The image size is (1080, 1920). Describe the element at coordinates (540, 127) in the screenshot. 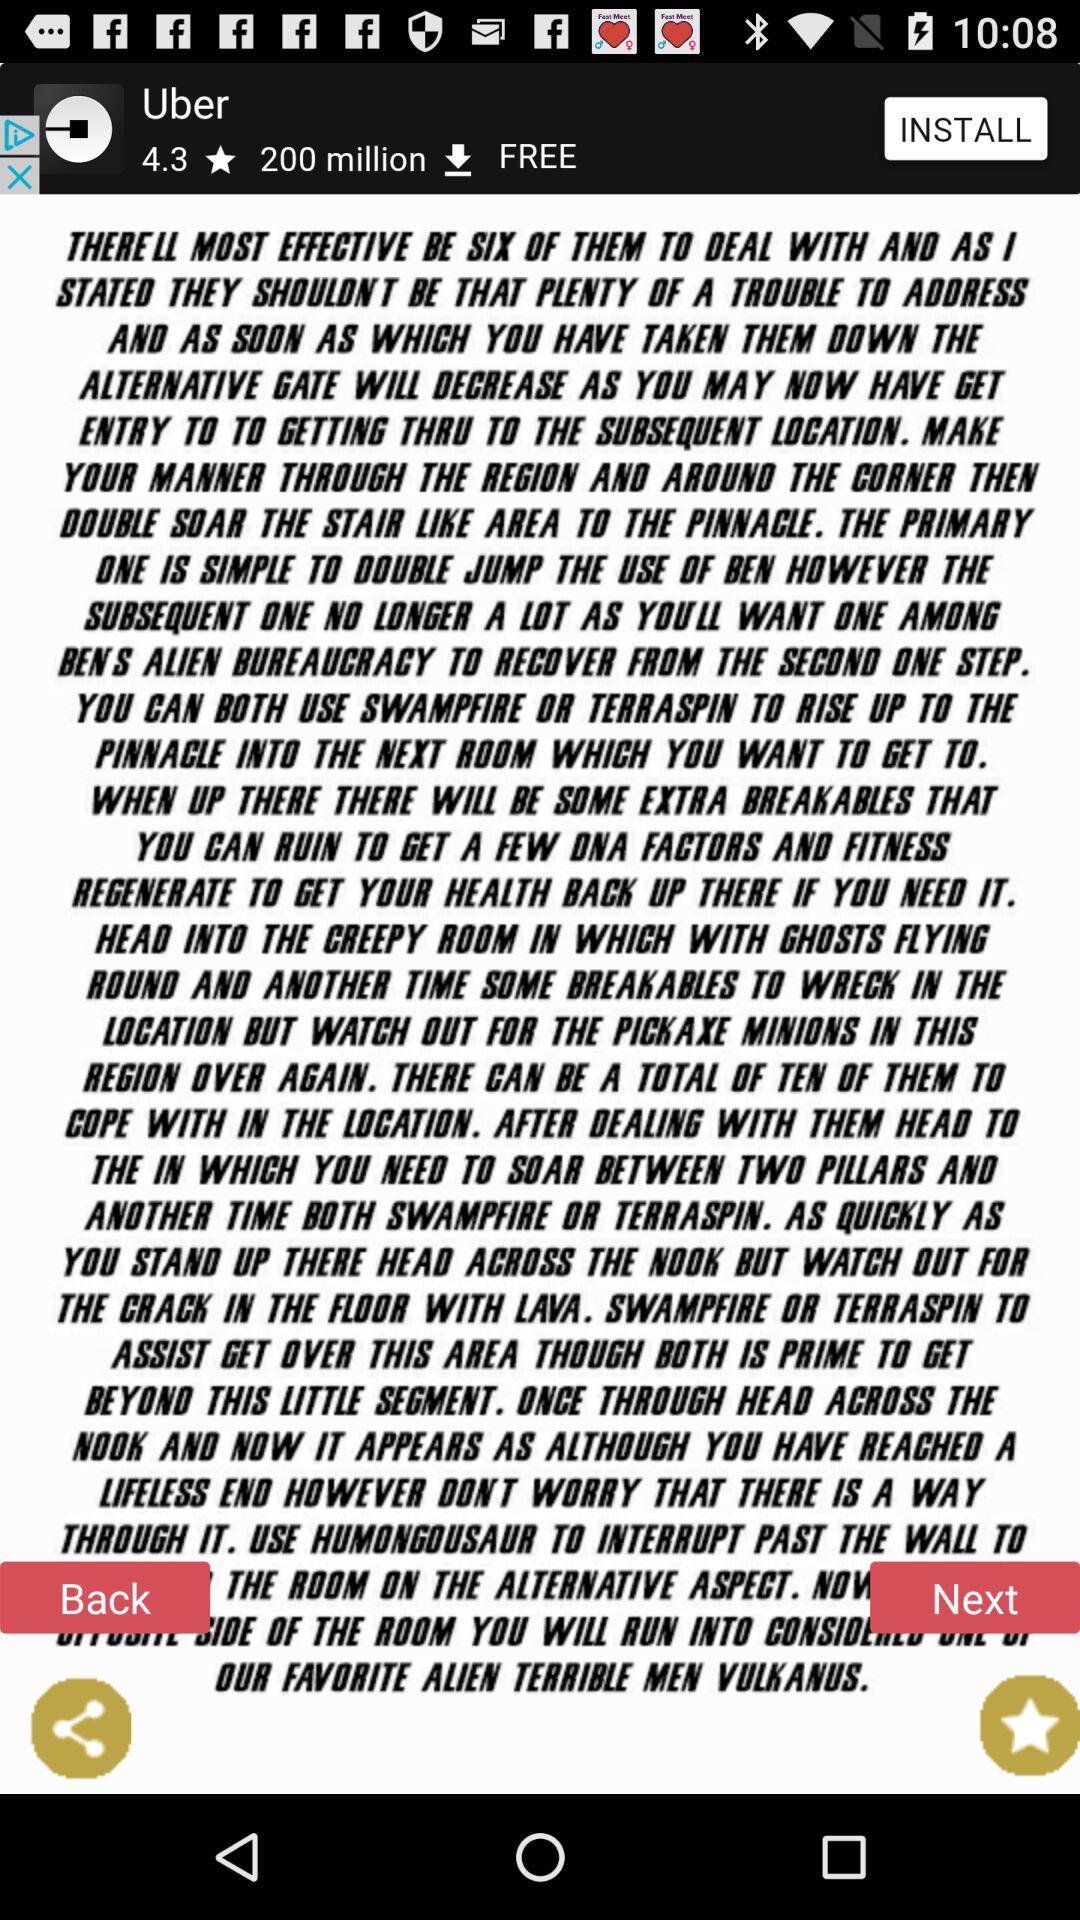

I see `the item at the top` at that location.